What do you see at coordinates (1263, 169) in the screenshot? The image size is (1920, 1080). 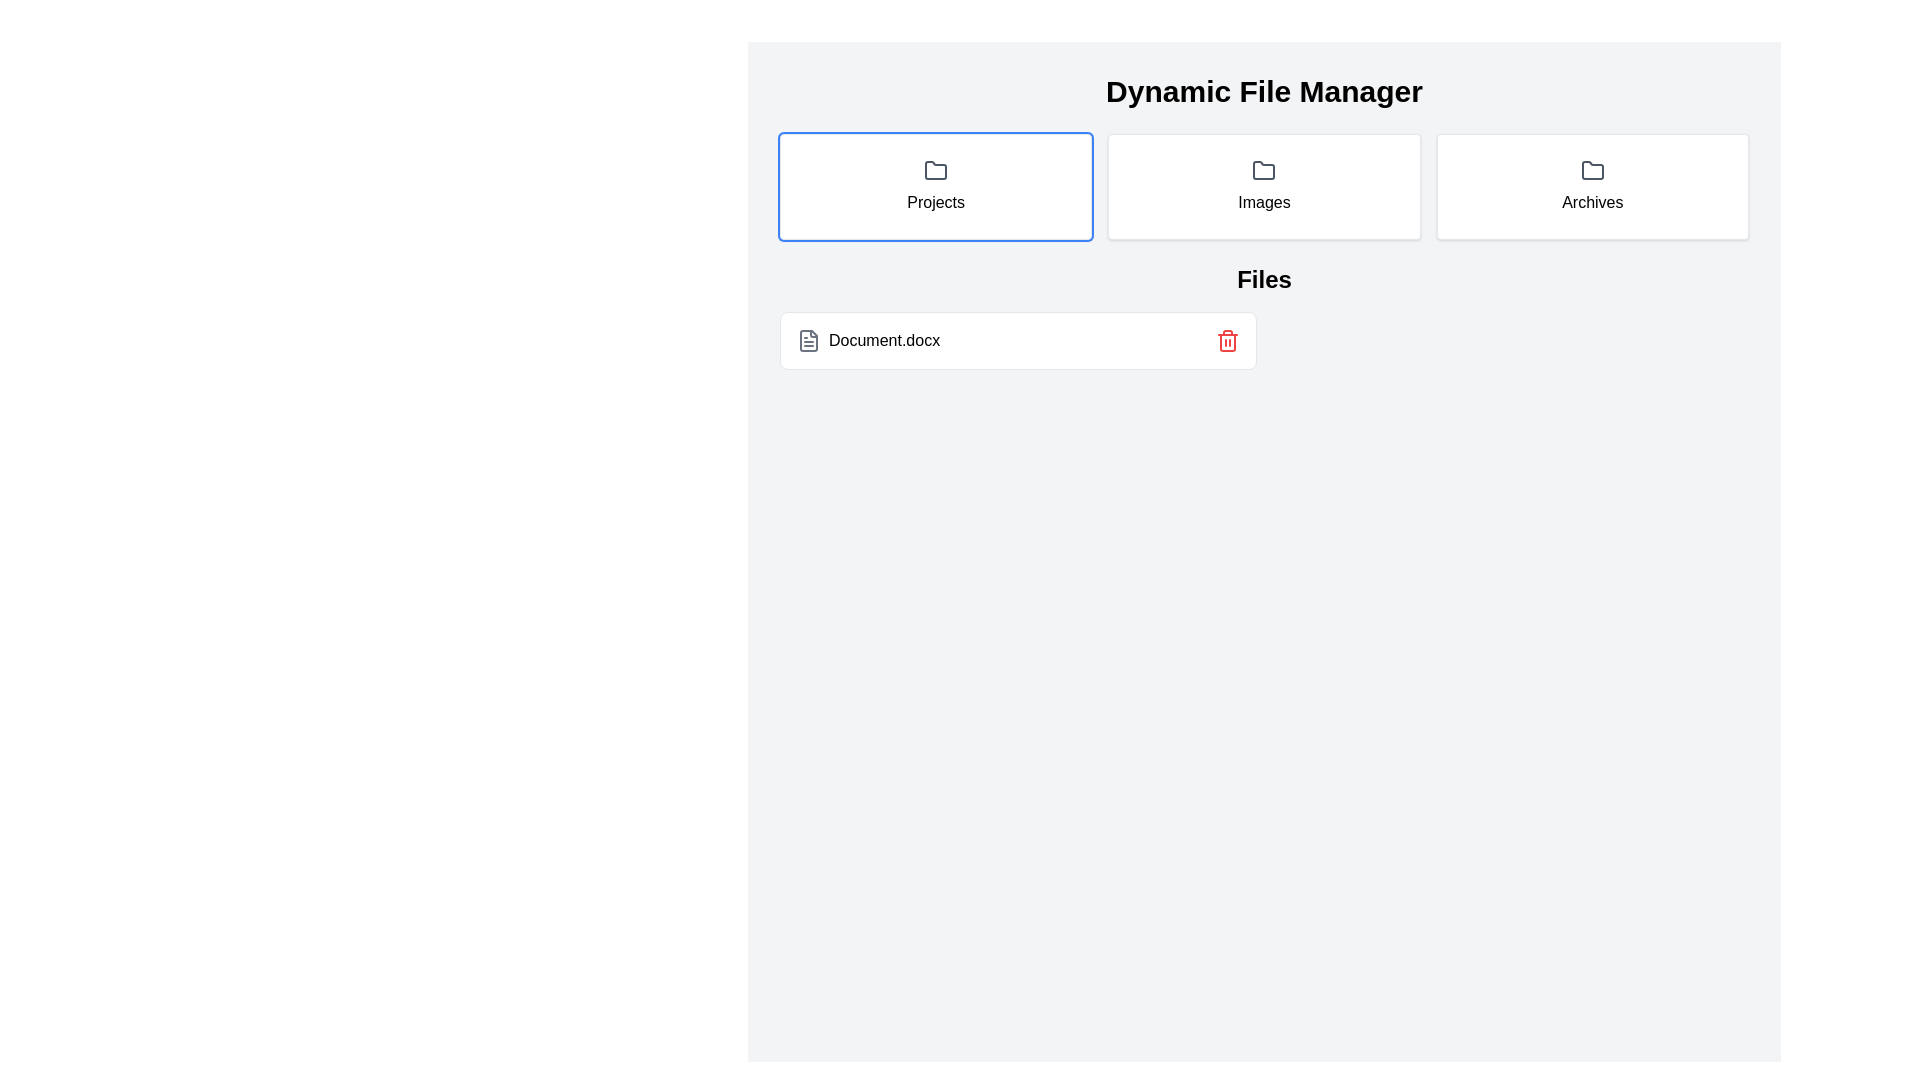 I see `the SVG icon representing the 'Images' section, which is located inside a rectangular card at the top-center of the interface` at bounding box center [1263, 169].